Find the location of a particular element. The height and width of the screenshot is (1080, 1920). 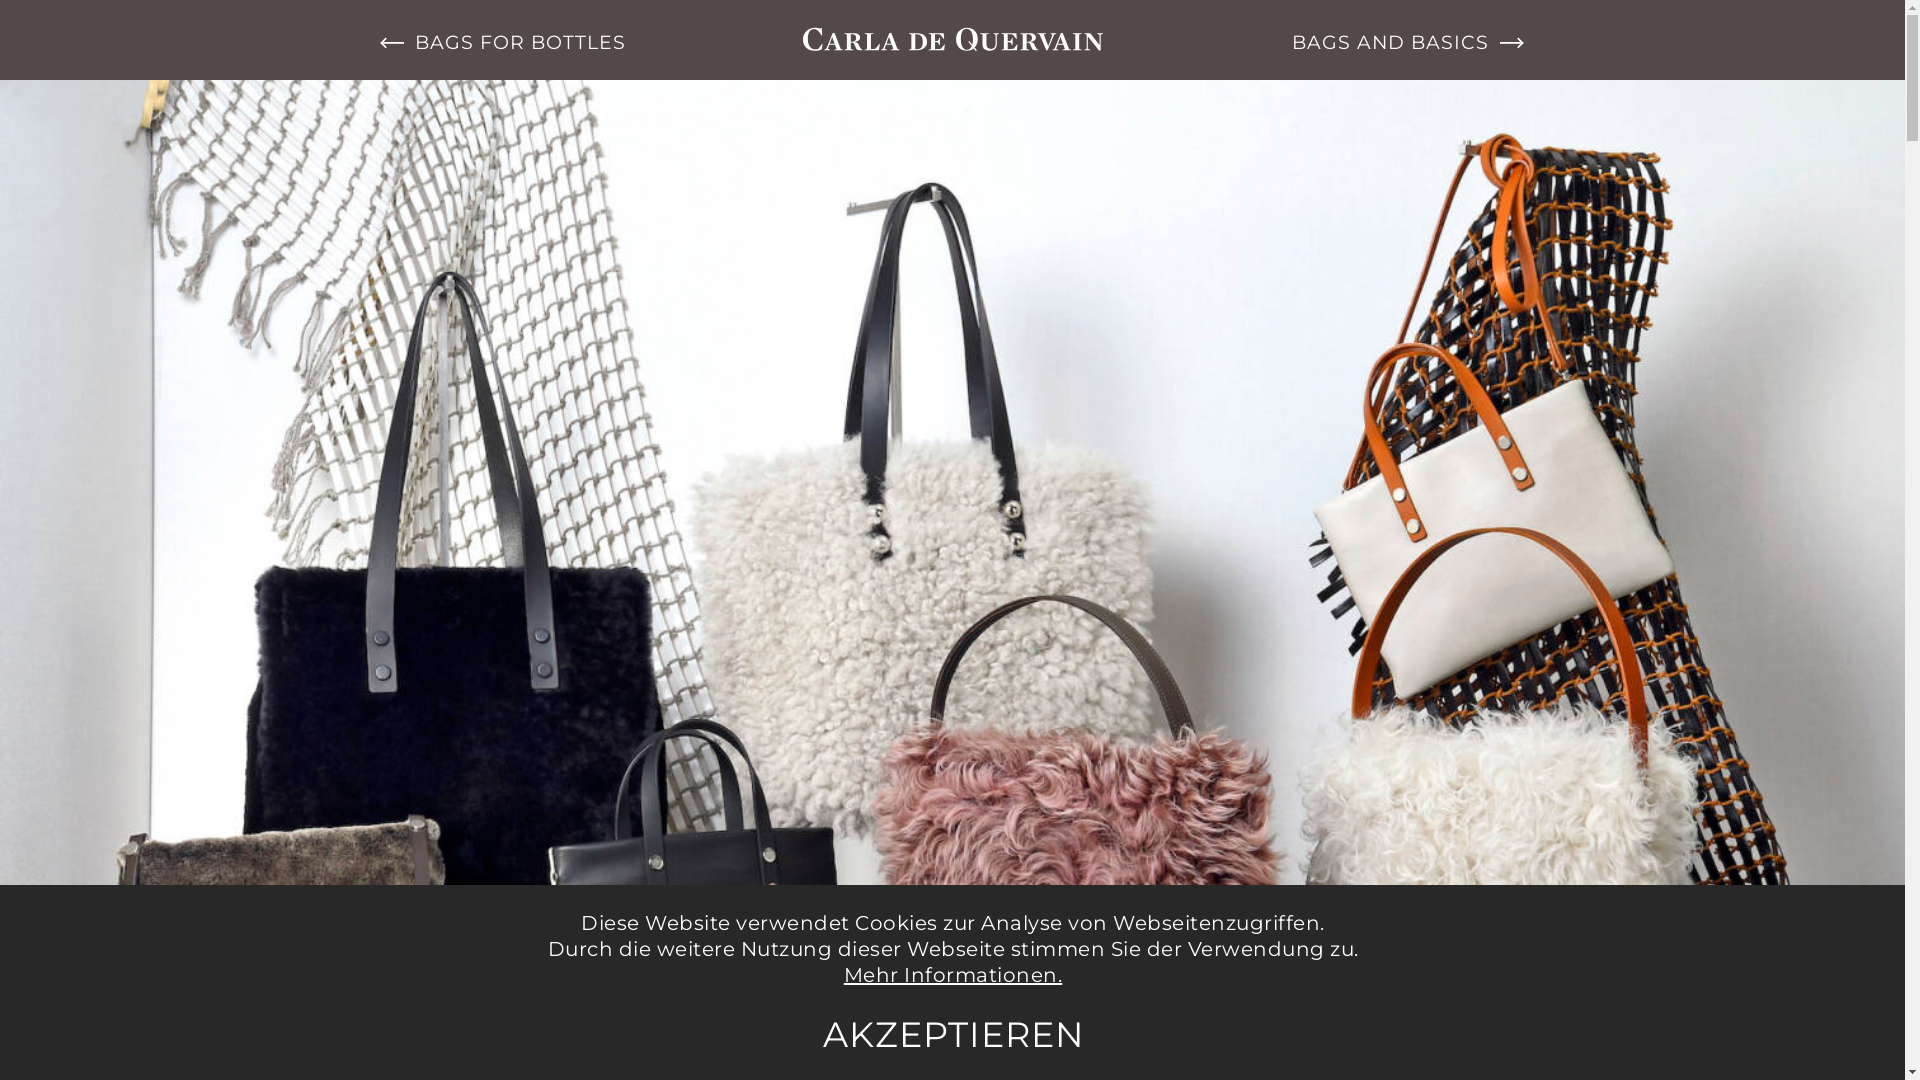

'arrow-nav-left-black BAGS FOR BOTTLES' is located at coordinates (519, 42).